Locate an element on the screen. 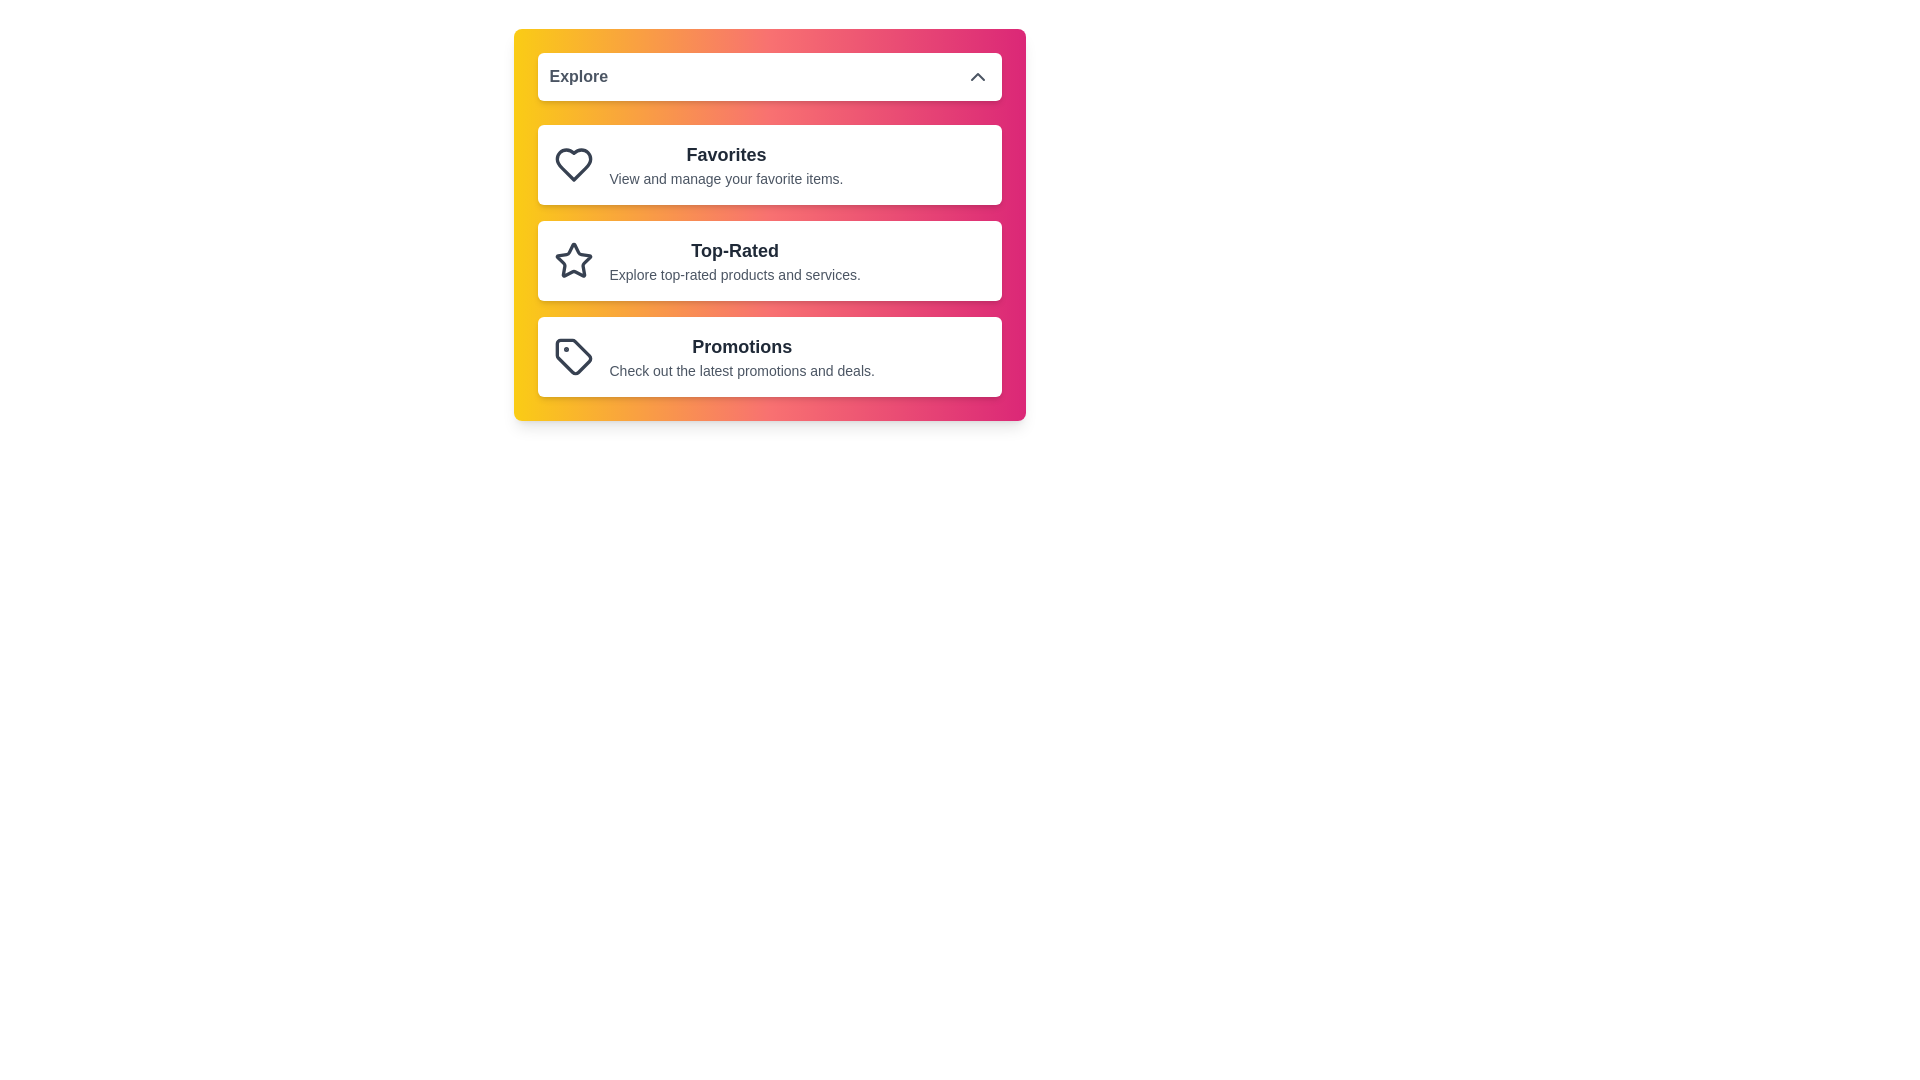 The height and width of the screenshot is (1080, 1920). the menu item Top-Rated to observe its hover state is located at coordinates (768, 260).